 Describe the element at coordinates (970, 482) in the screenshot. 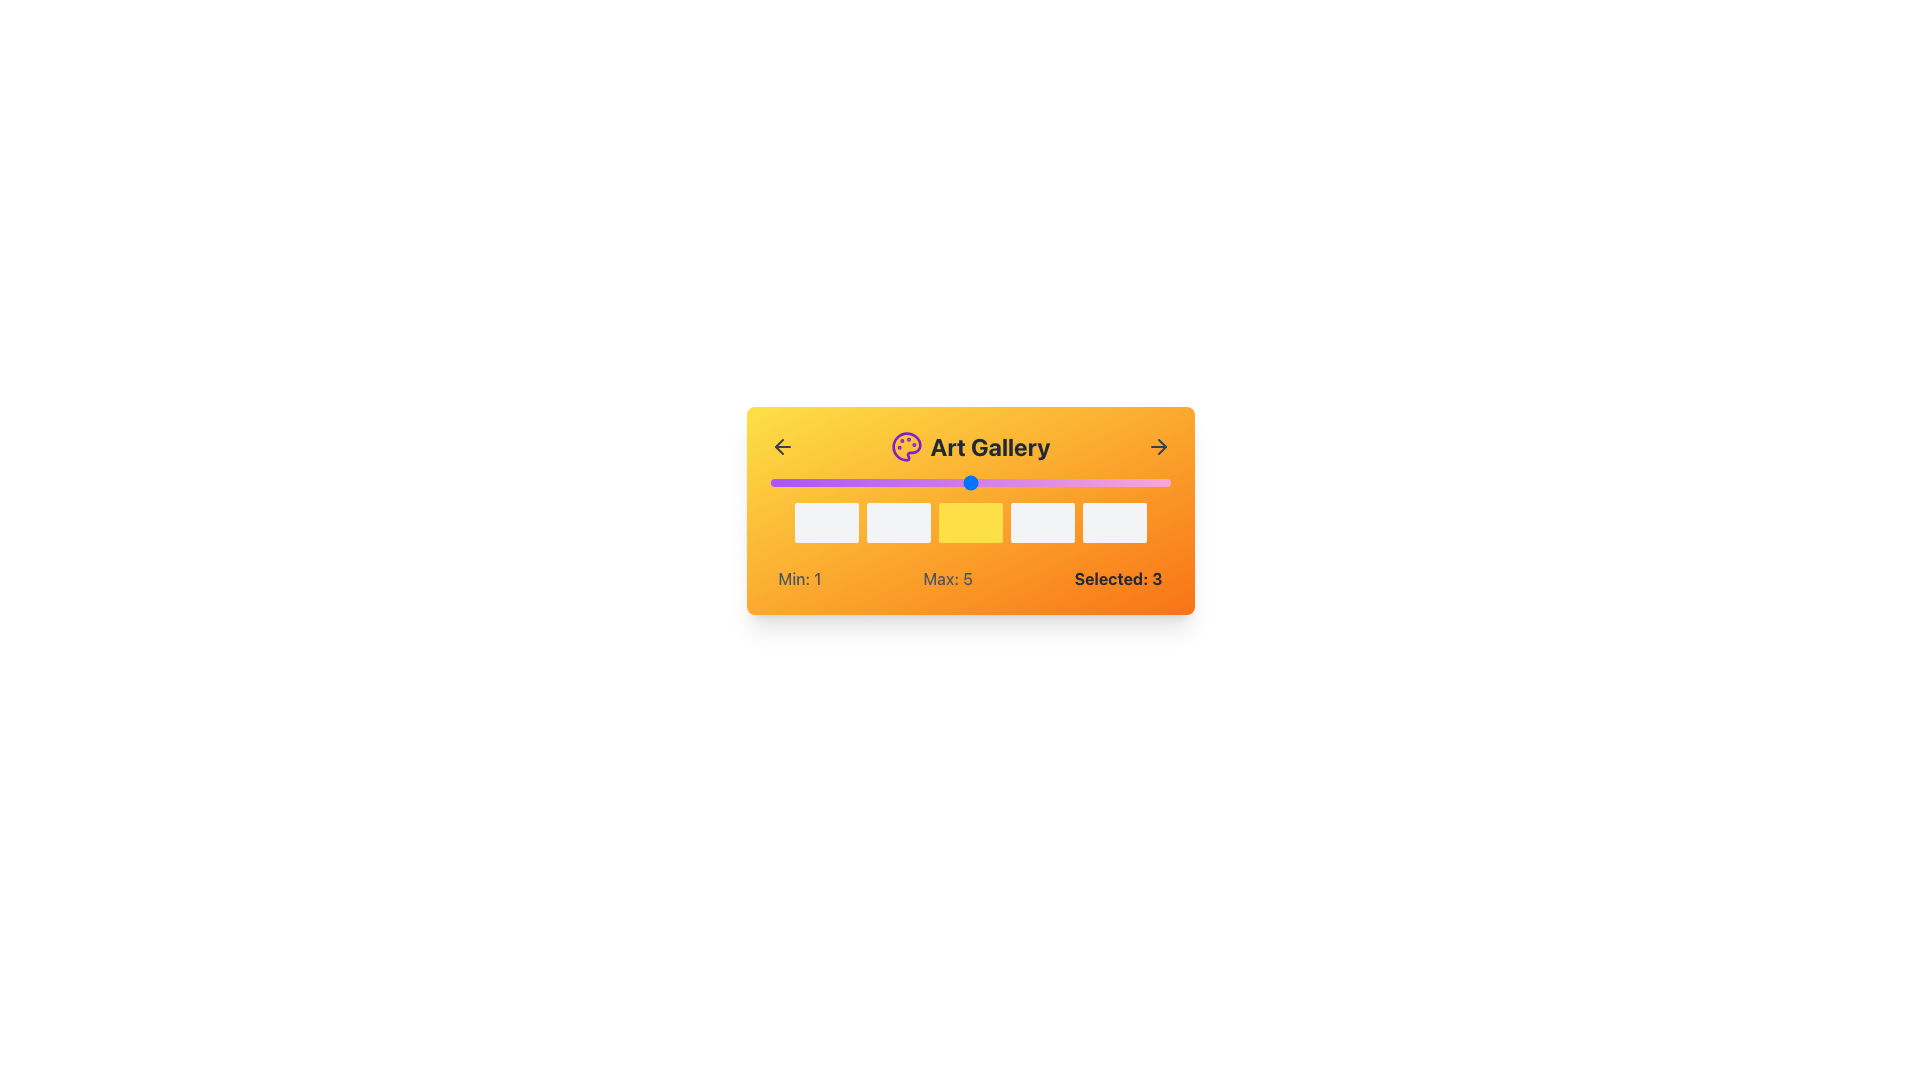

I see `the slider` at that location.